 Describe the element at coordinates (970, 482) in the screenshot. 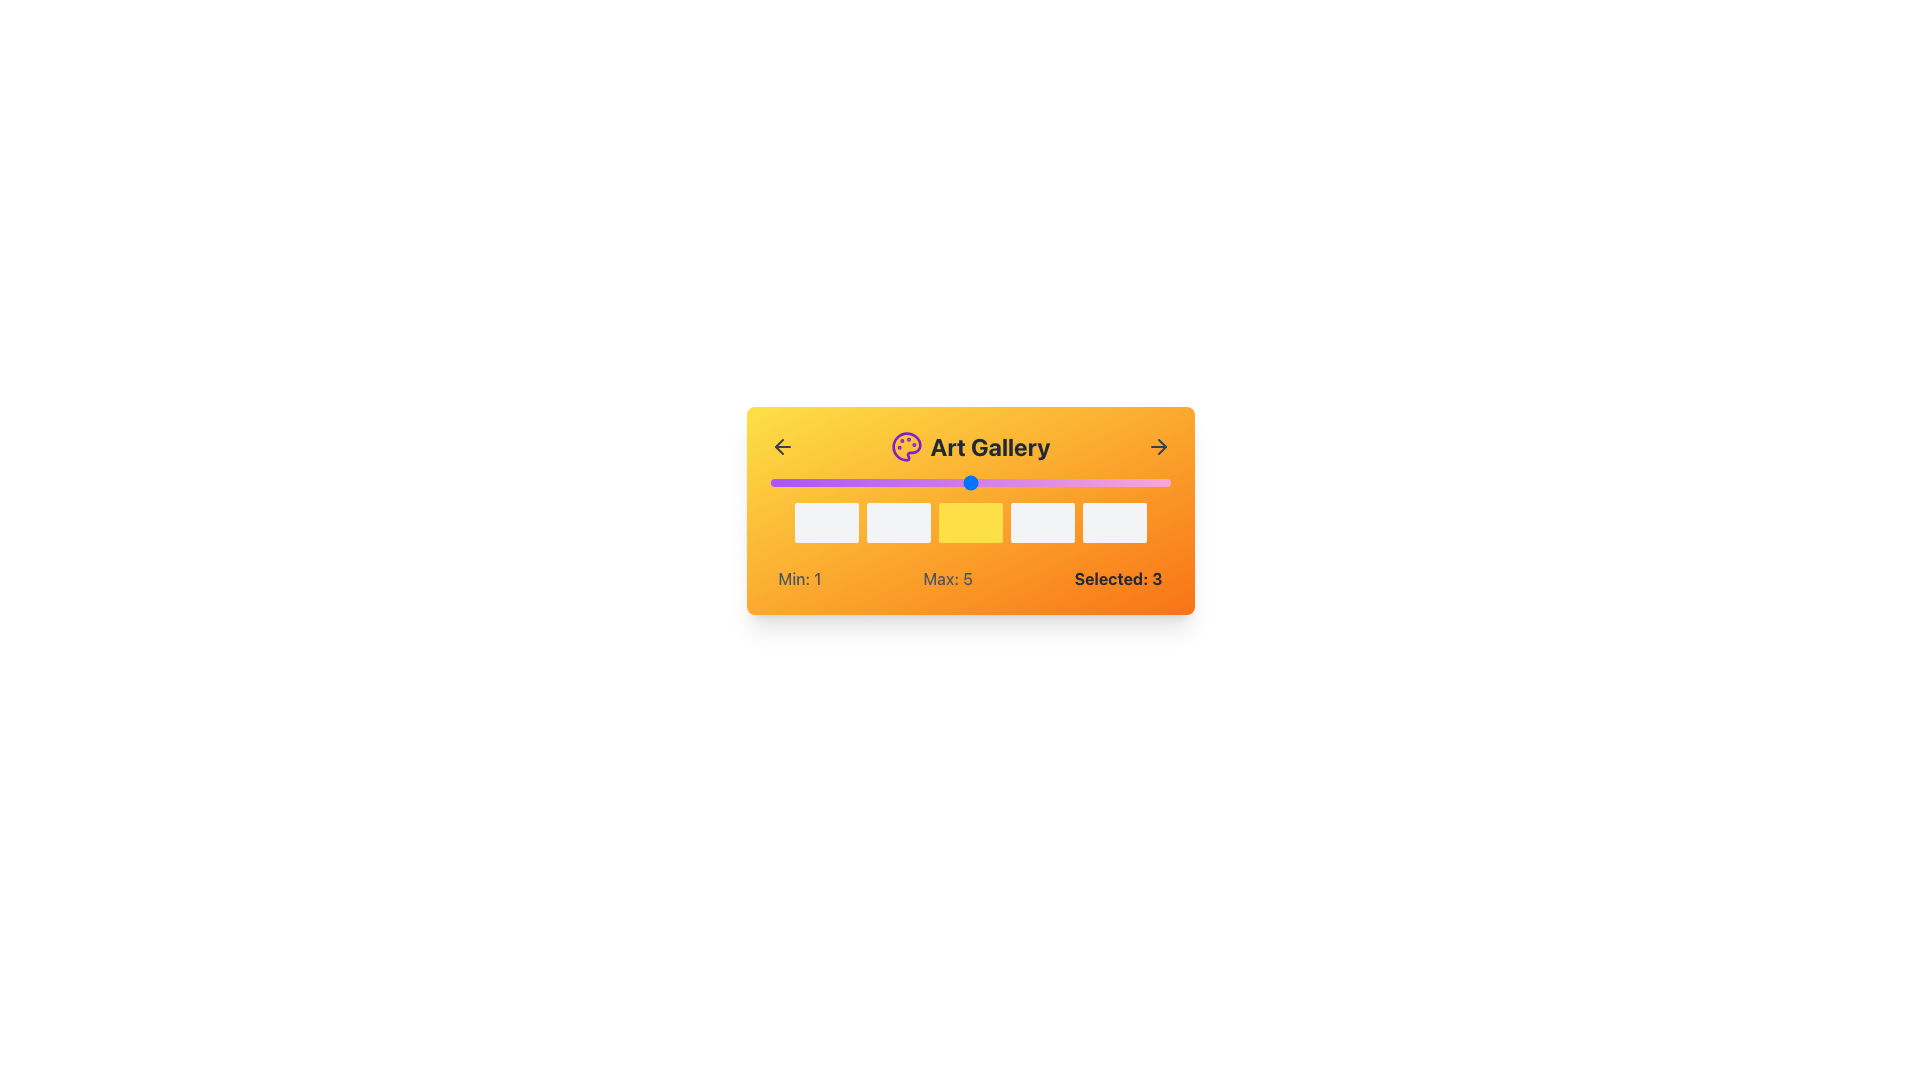

I see `the slider` at that location.